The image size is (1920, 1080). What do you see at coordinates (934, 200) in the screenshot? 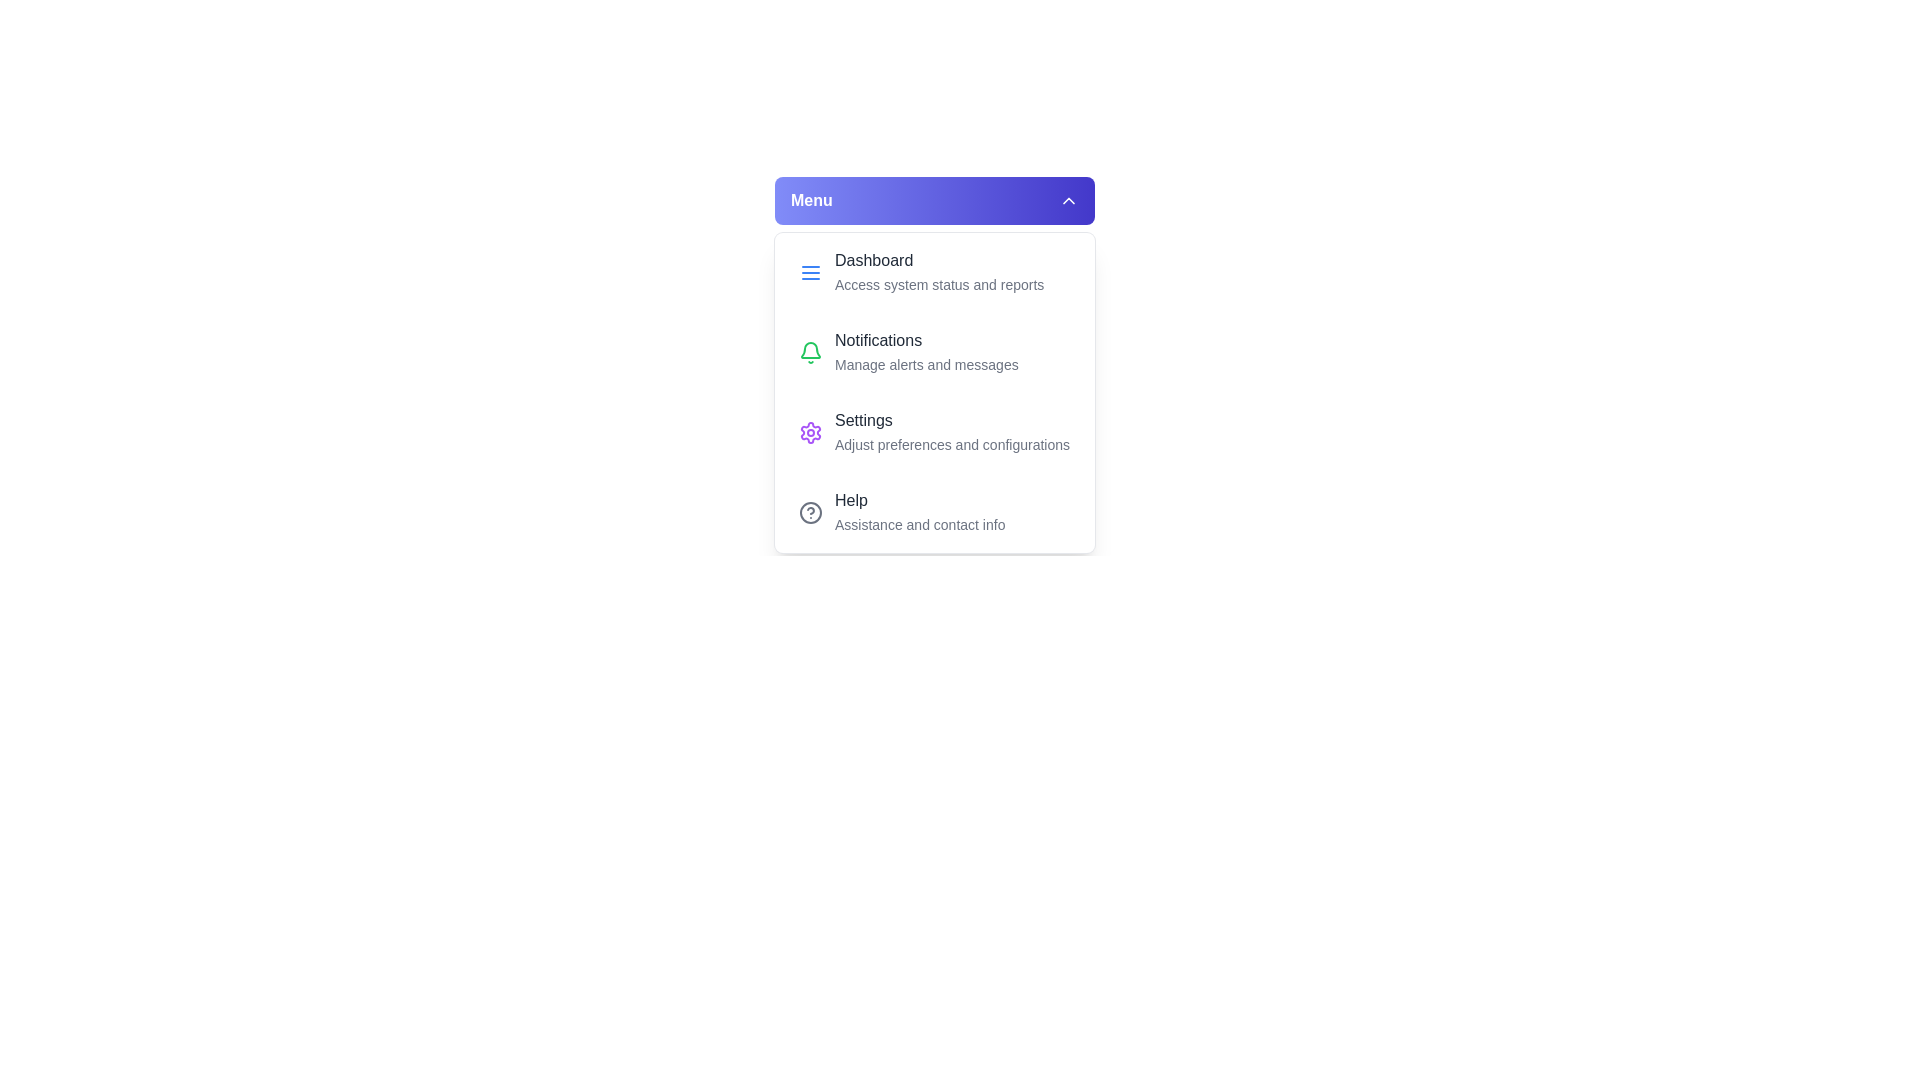
I see `the rectangular 'Menu' button with an indigo to purple gradient background to observe any hover effects` at bounding box center [934, 200].